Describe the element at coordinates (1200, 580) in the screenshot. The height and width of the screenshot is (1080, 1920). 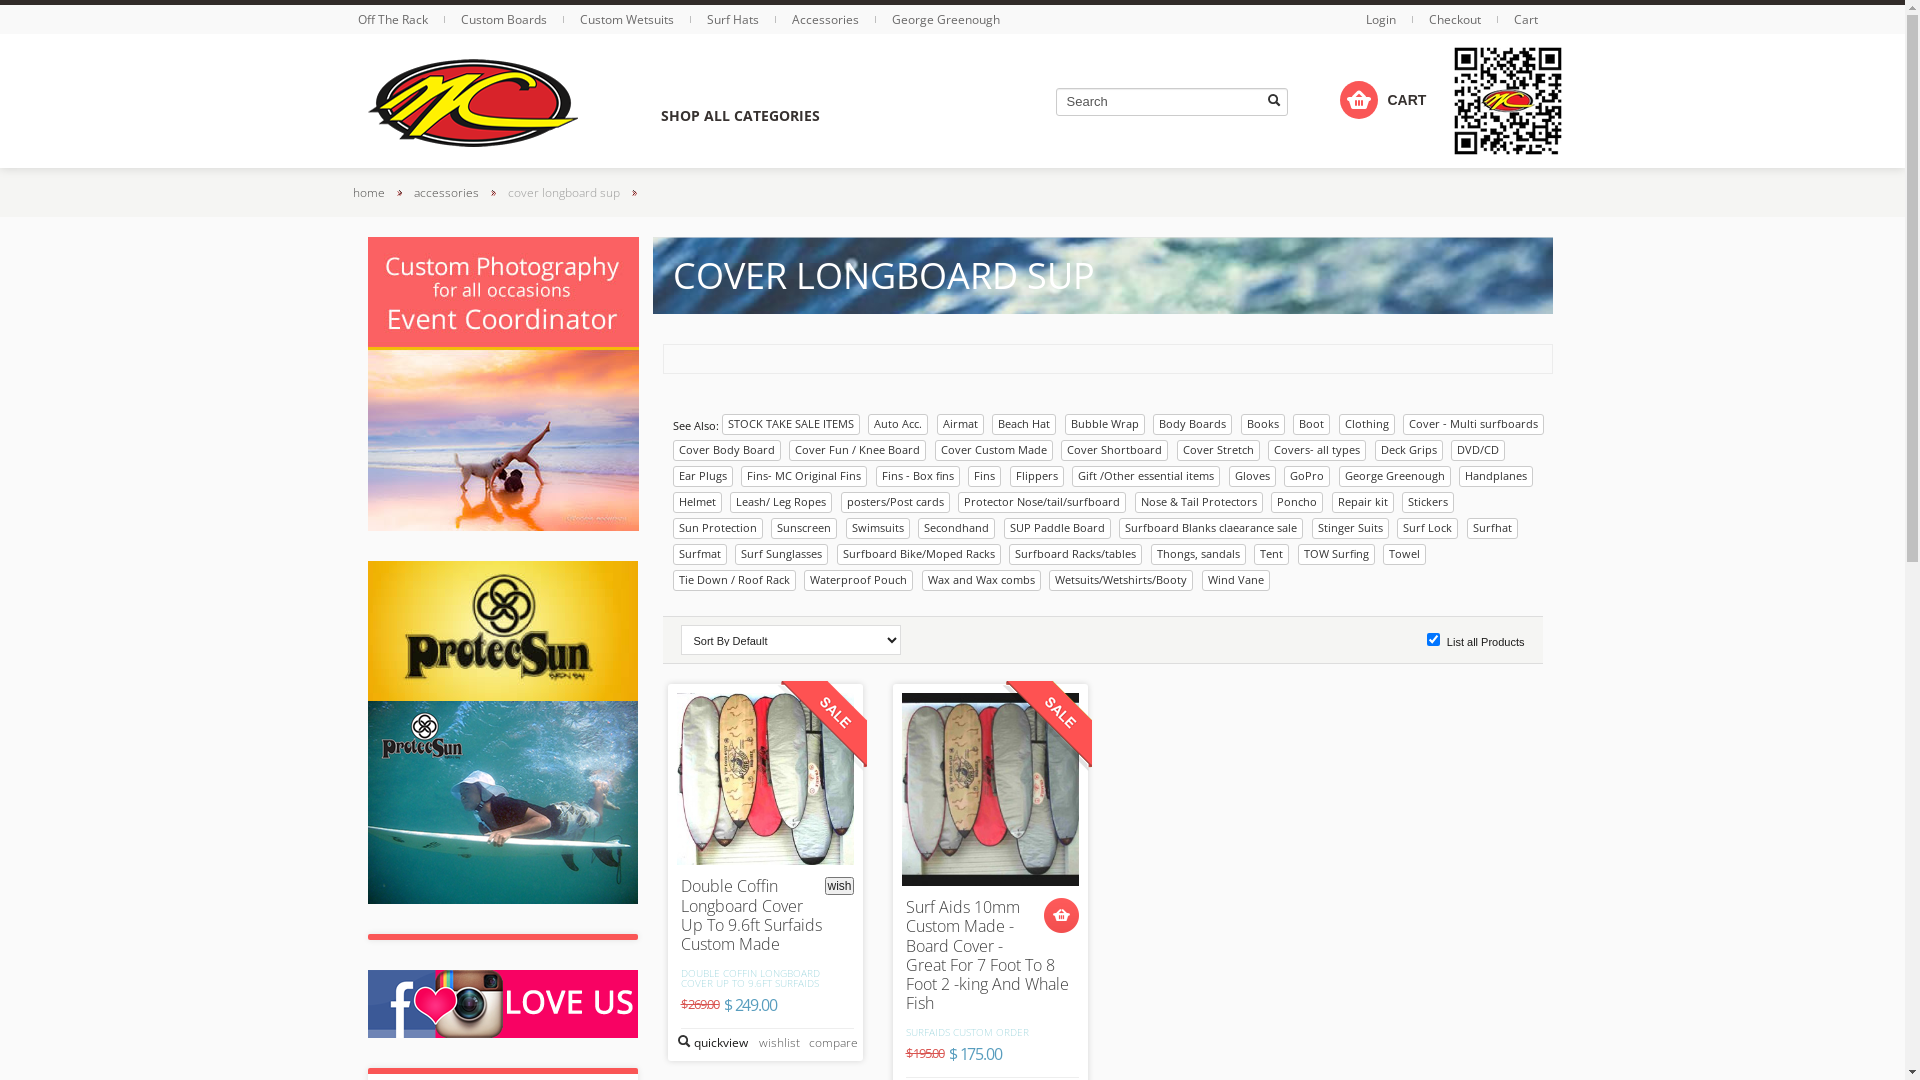
I see `'Wind Vane'` at that location.